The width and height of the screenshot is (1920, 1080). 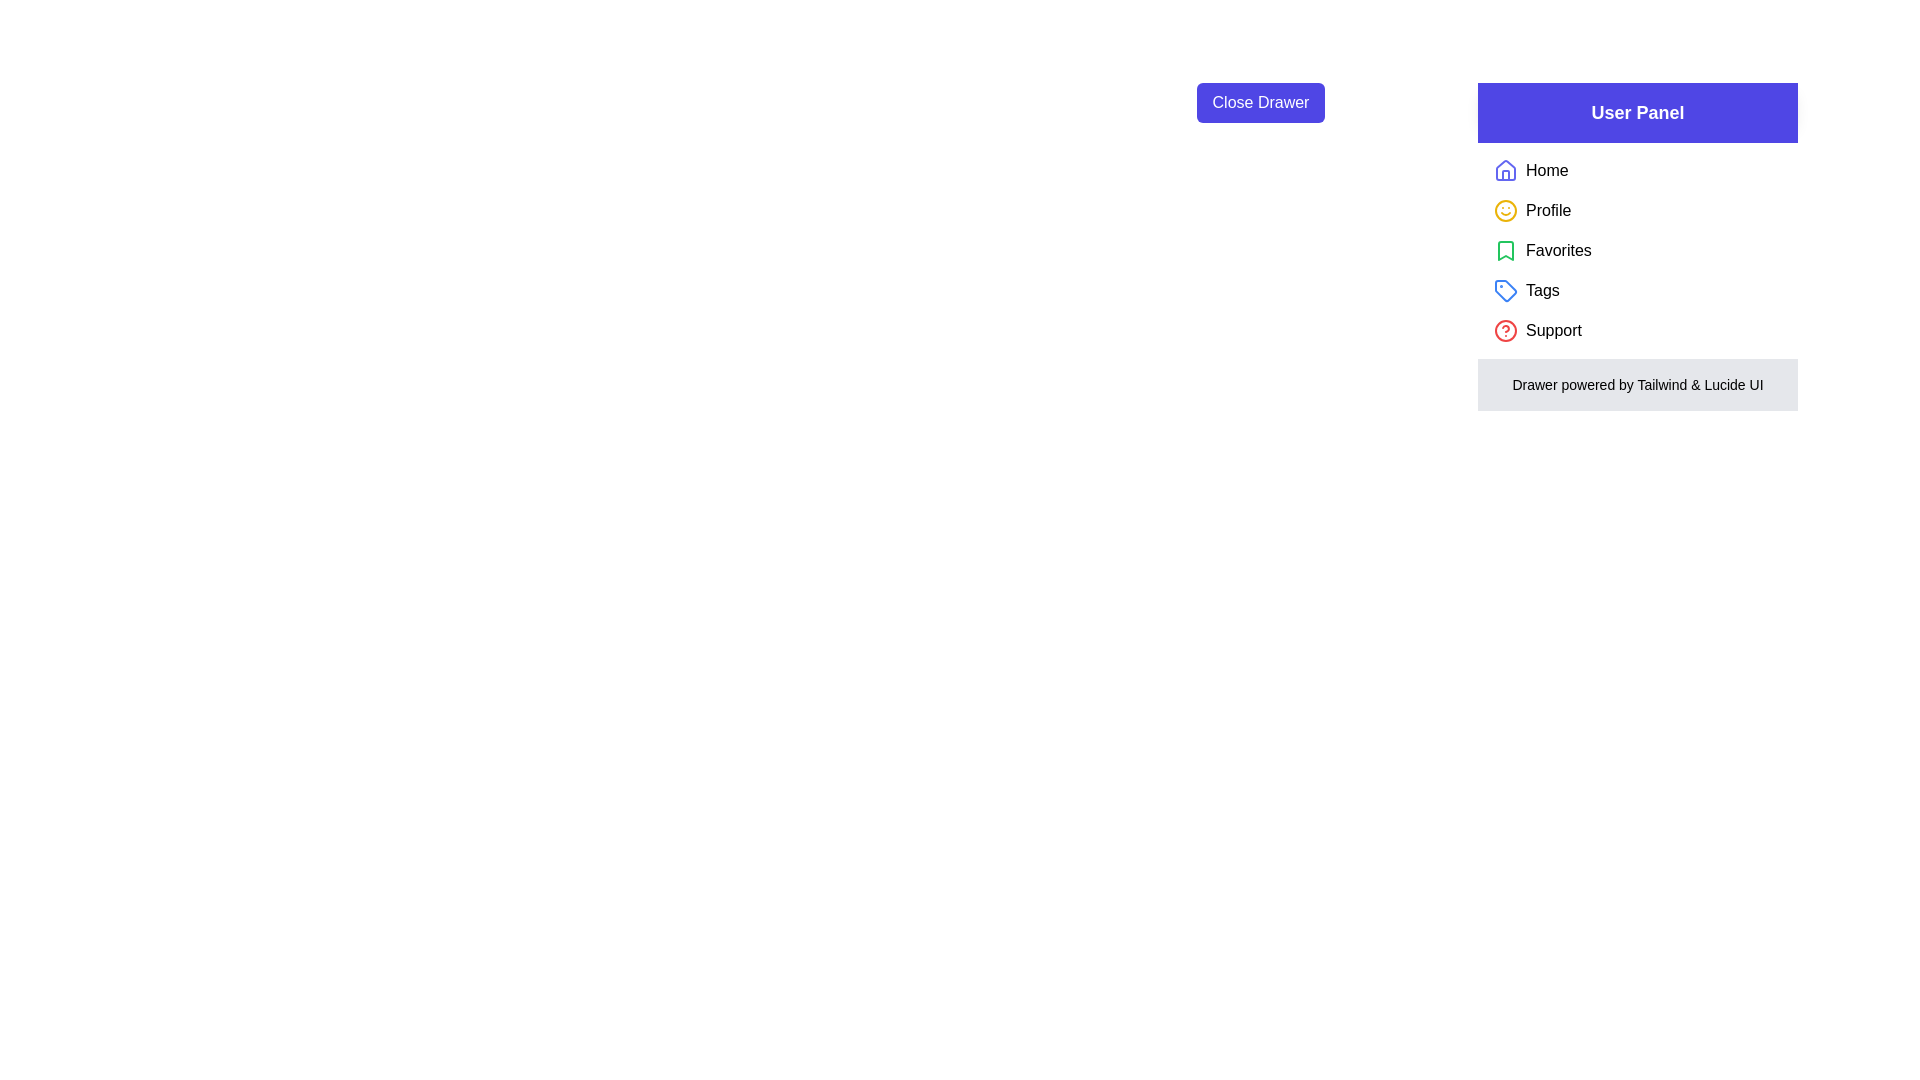 I want to click on the Profile within the drawer to examine its text and icon, so click(x=1506, y=211).